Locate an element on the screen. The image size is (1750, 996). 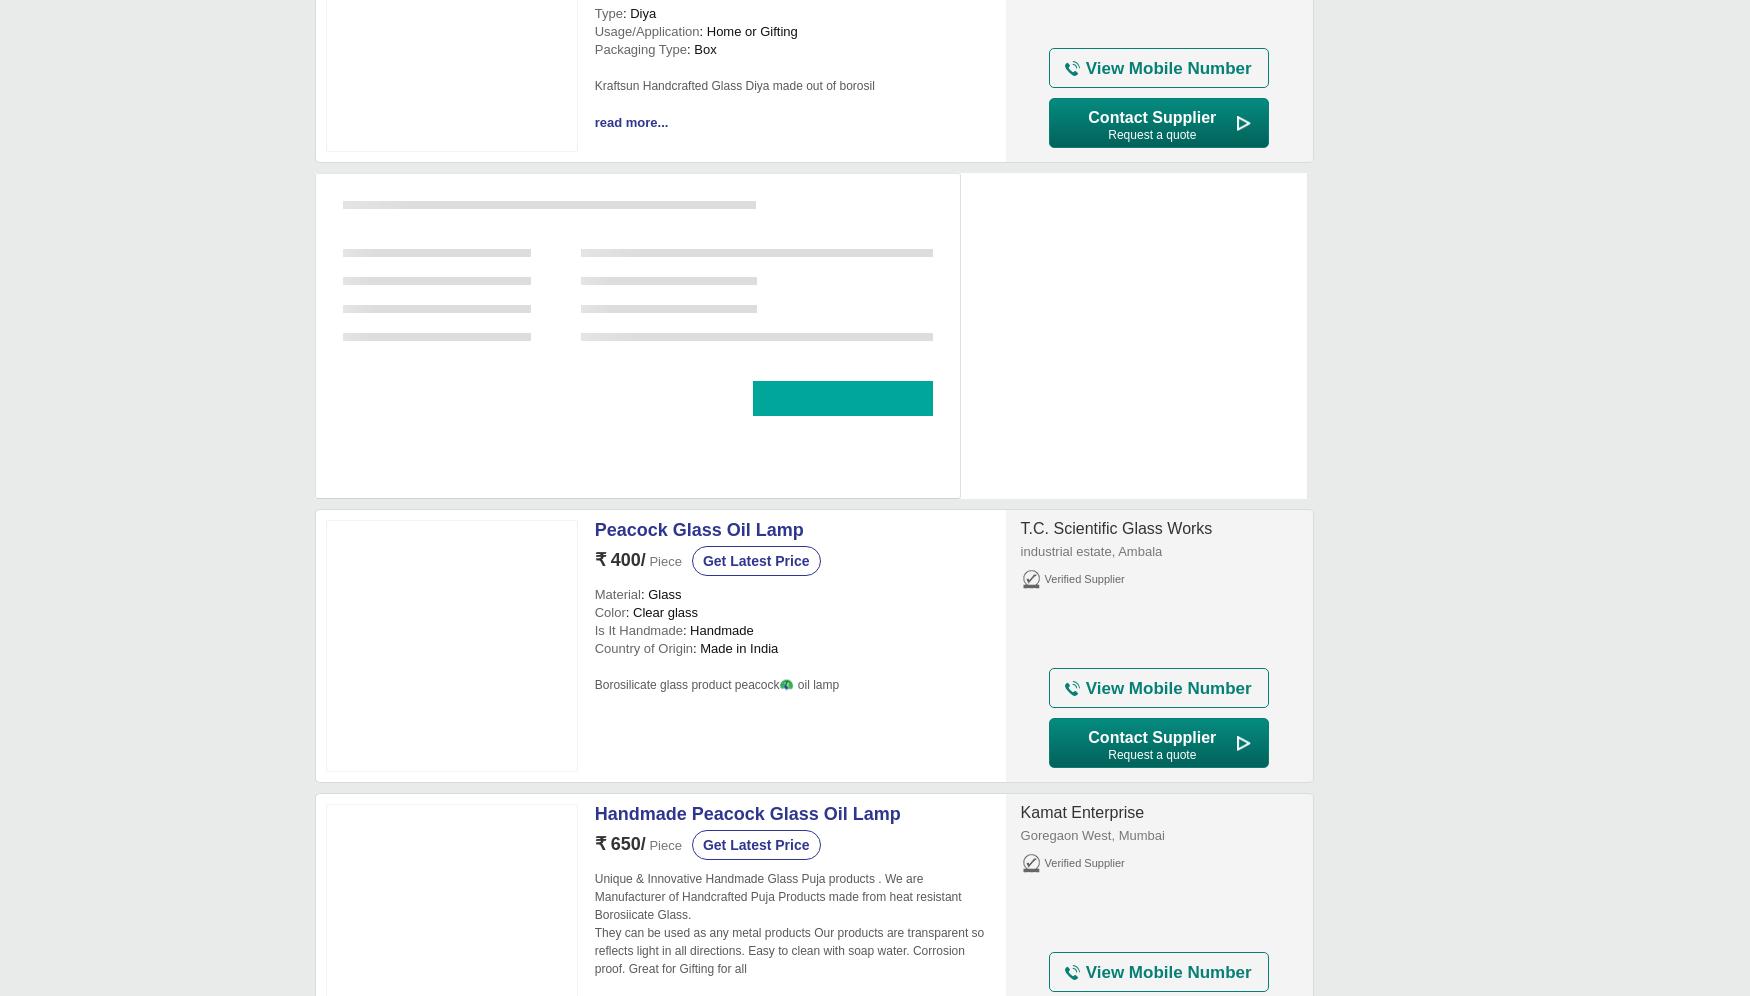
'Color' is located at coordinates (609, 612).